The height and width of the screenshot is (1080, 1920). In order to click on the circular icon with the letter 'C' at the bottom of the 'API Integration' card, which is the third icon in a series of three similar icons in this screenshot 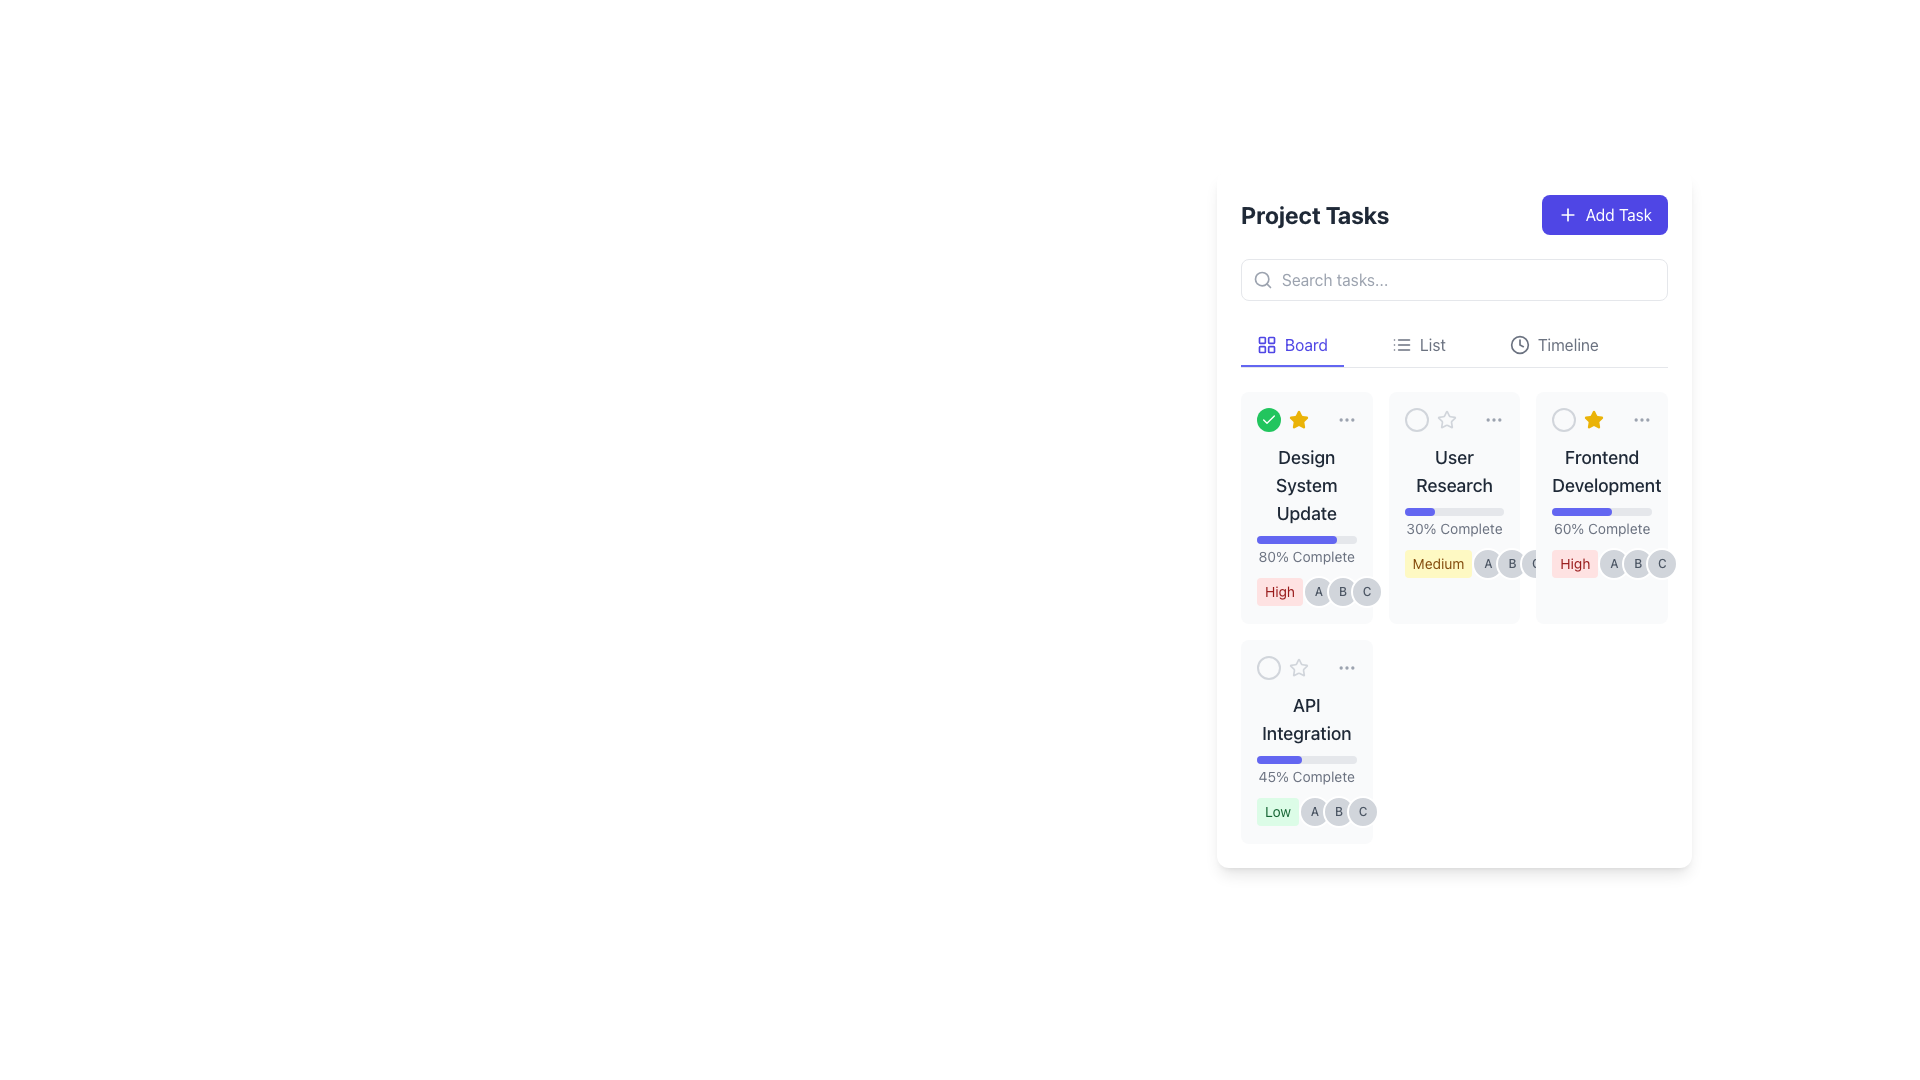, I will do `click(1362, 812)`.